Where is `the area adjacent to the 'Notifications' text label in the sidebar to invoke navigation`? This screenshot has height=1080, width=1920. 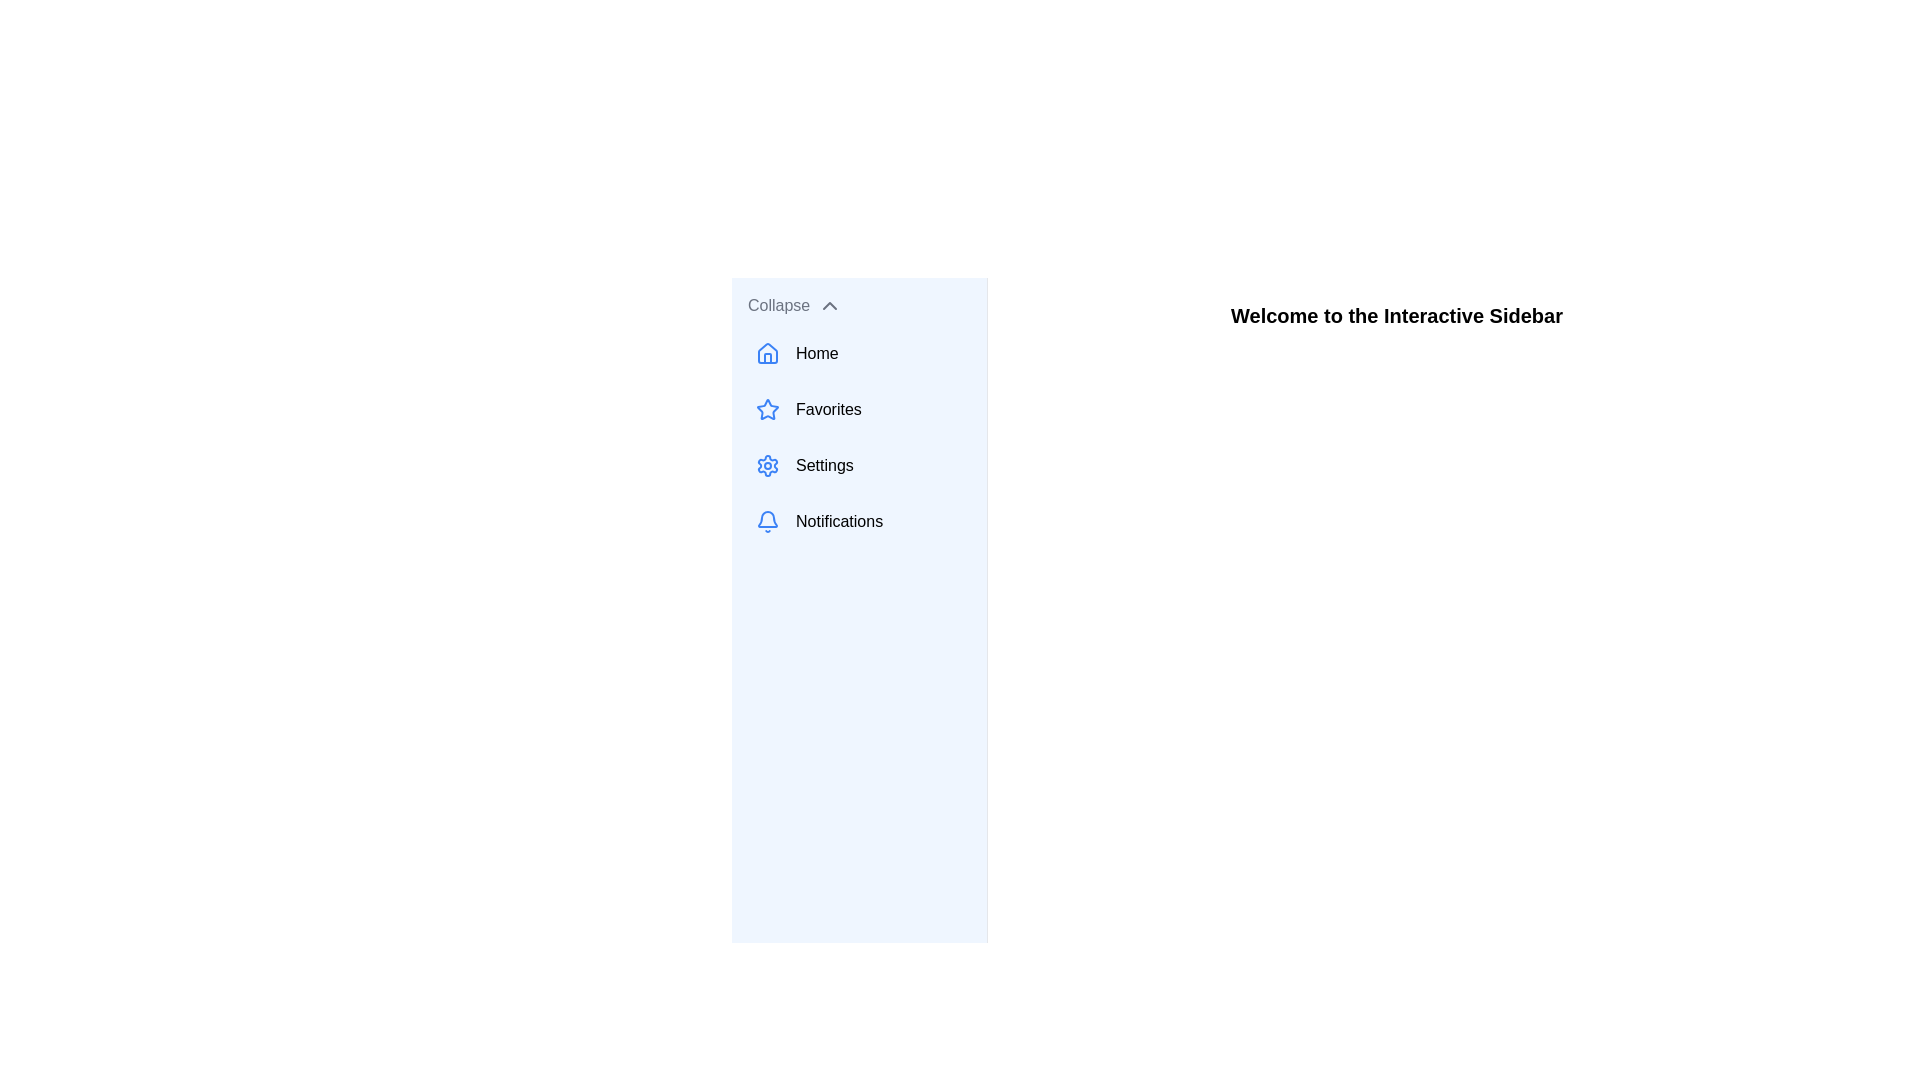 the area adjacent to the 'Notifications' text label in the sidebar to invoke navigation is located at coordinates (839, 520).